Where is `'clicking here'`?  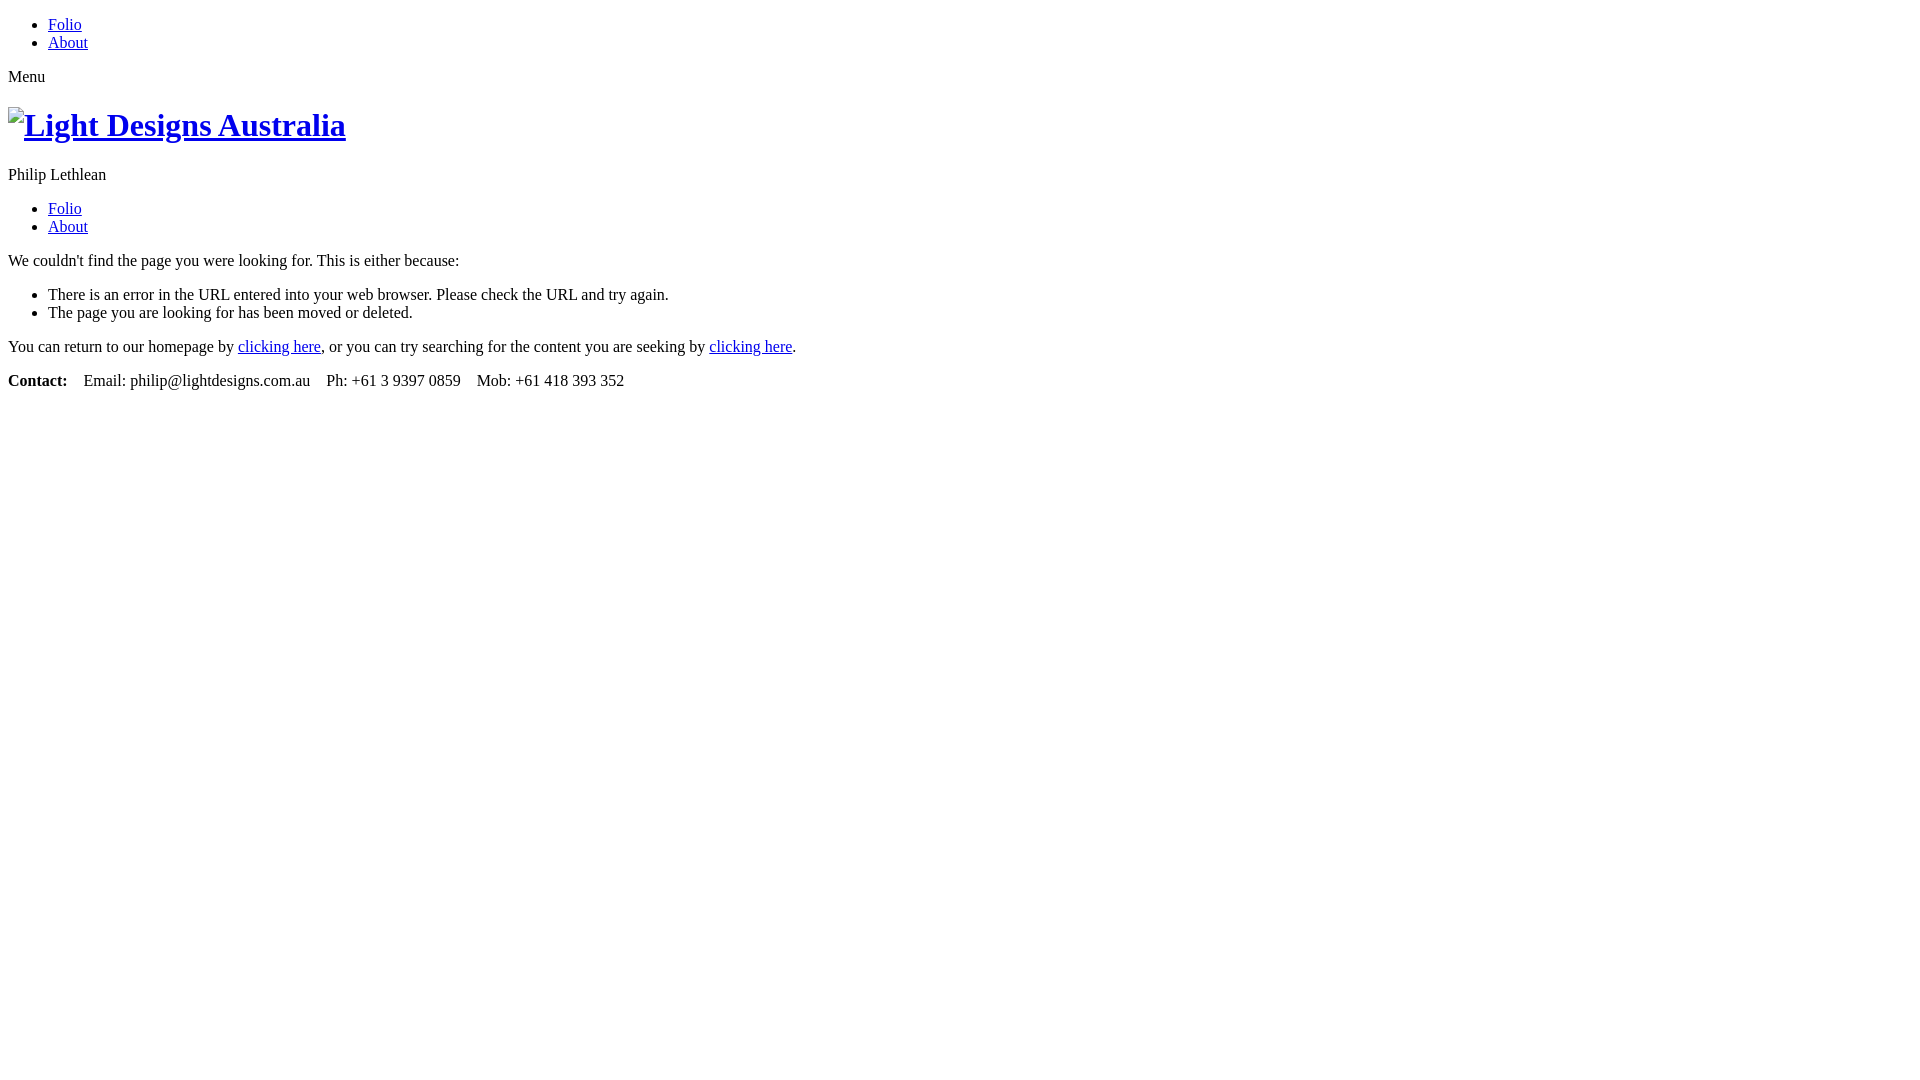 'clicking here' is located at coordinates (749, 345).